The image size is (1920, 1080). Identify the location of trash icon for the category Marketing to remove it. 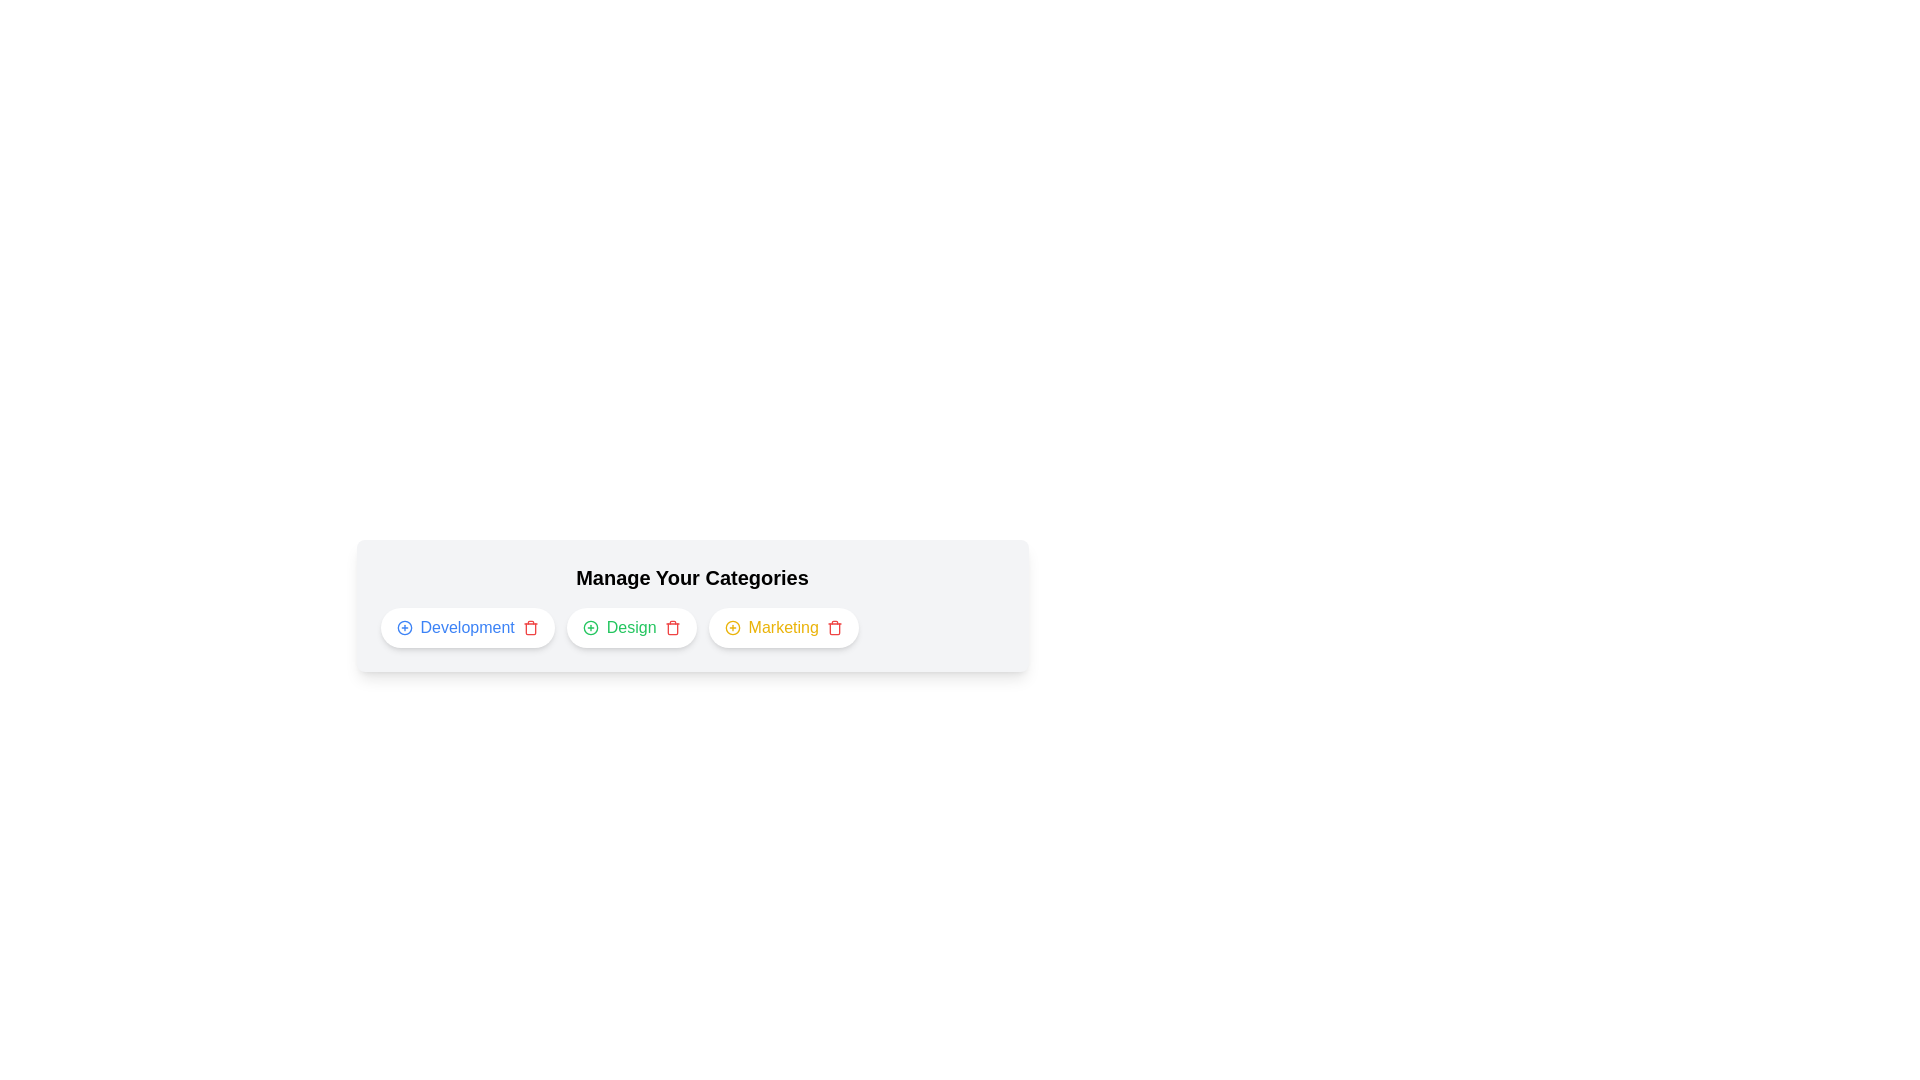
(834, 627).